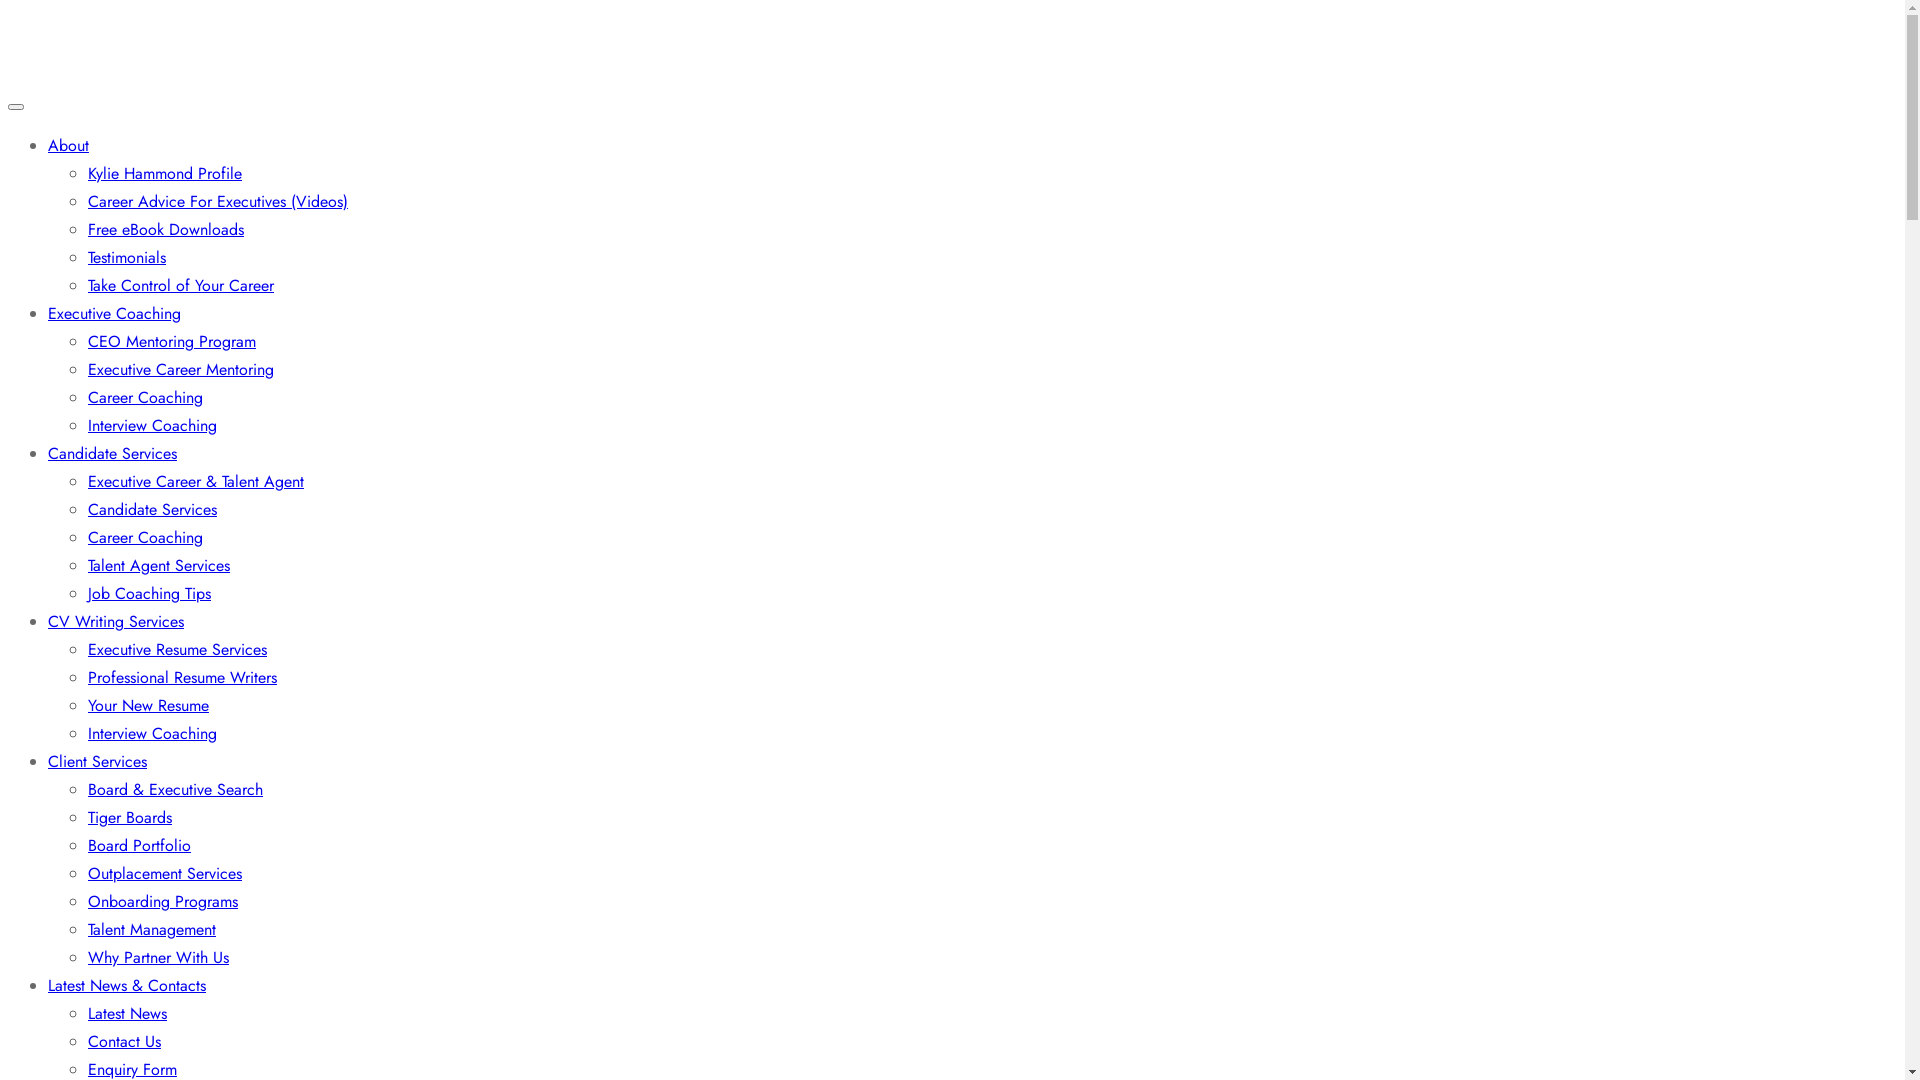 The width and height of the screenshot is (1920, 1080). I want to click on 'Executive Career & Talent Agent', so click(86, 481).